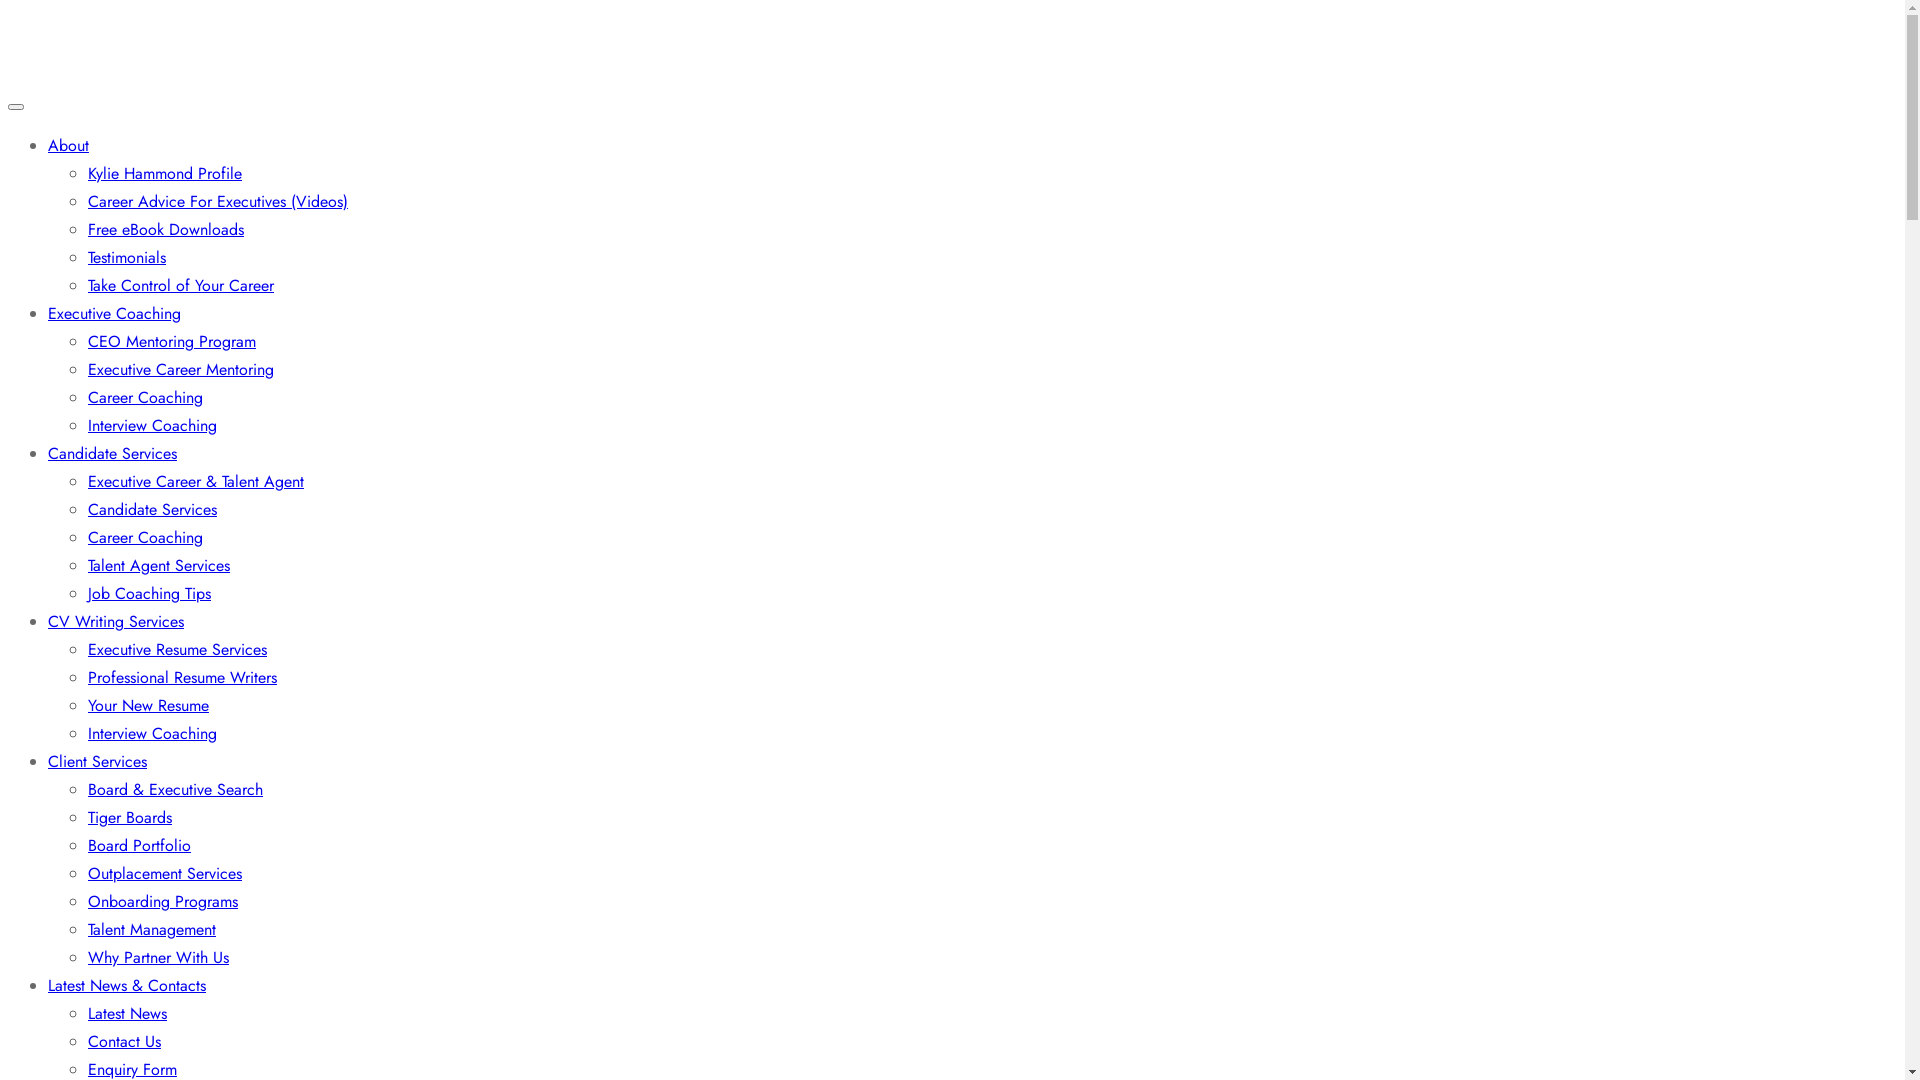 The width and height of the screenshot is (1920, 1080). I want to click on 'Executive Career & Talent Agent', so click(86, 481).